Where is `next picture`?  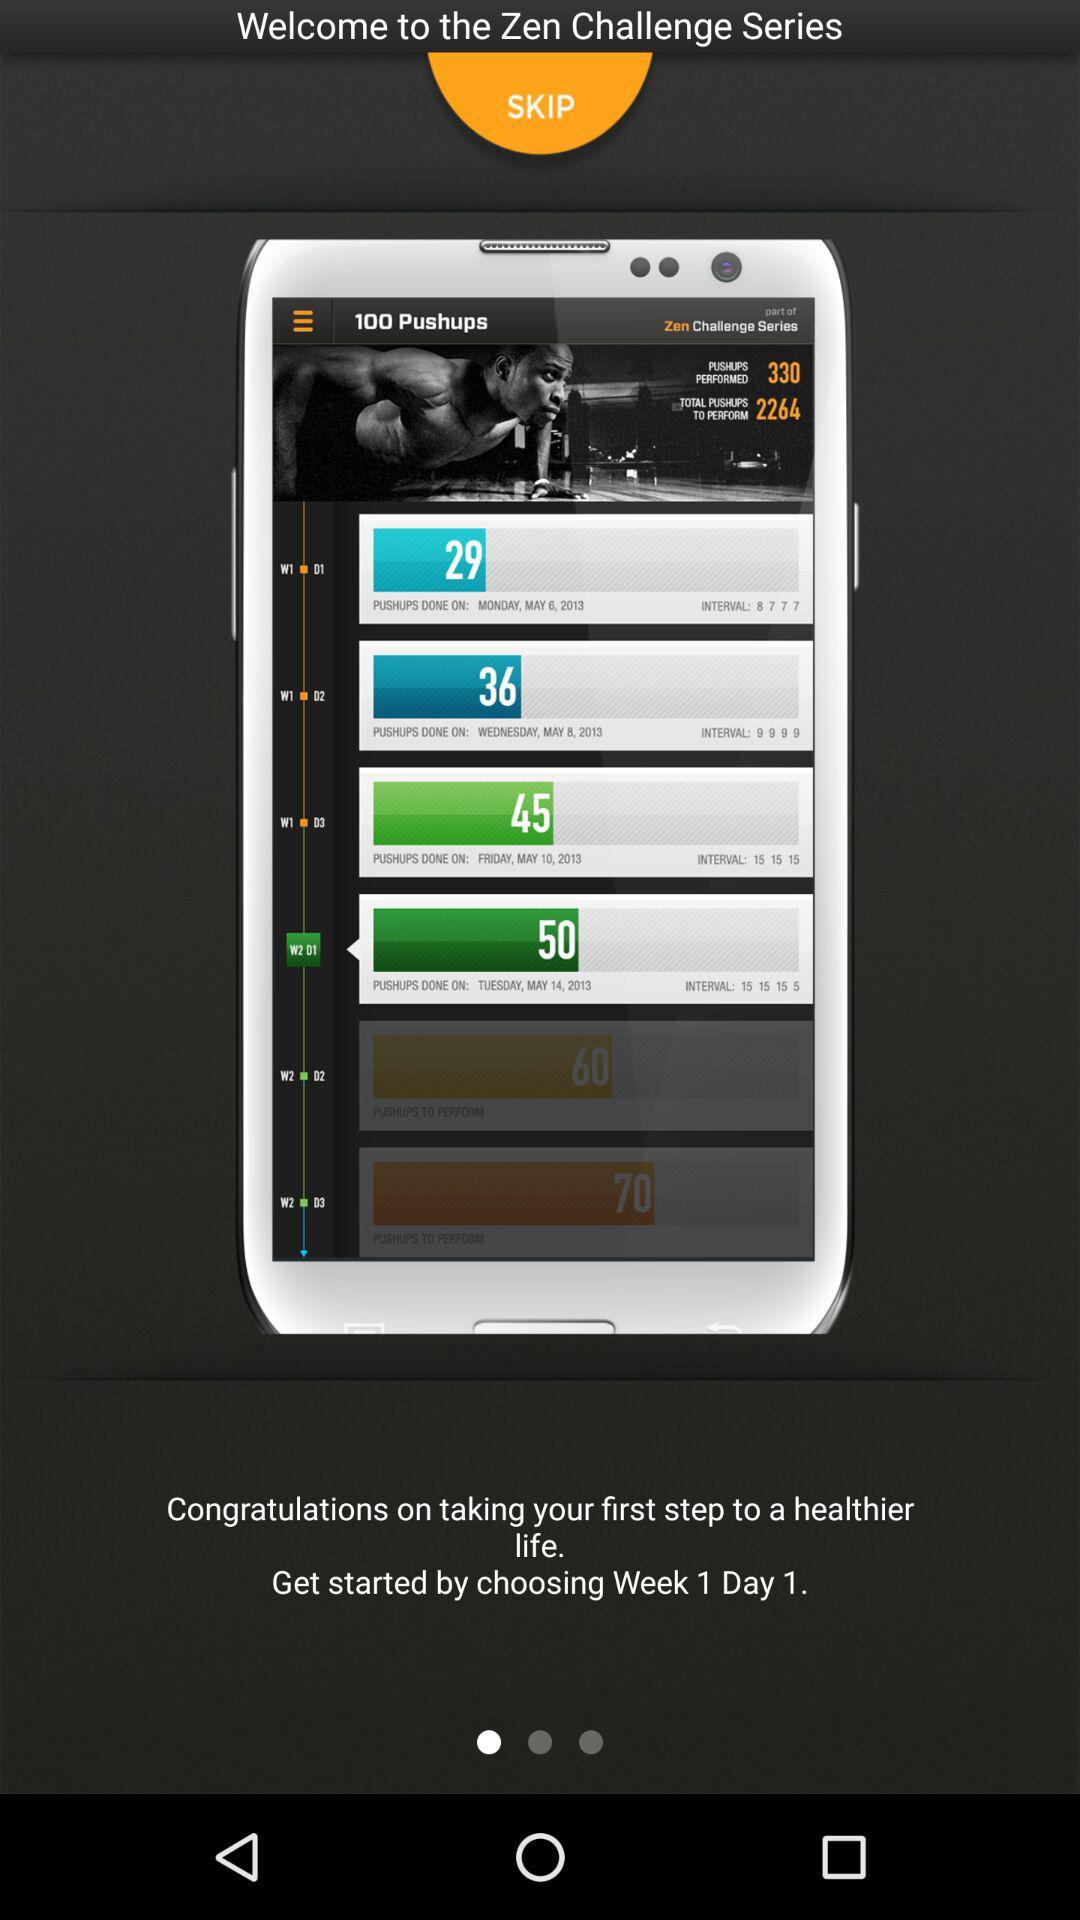 next picture is located at coordinates (489, 1741).